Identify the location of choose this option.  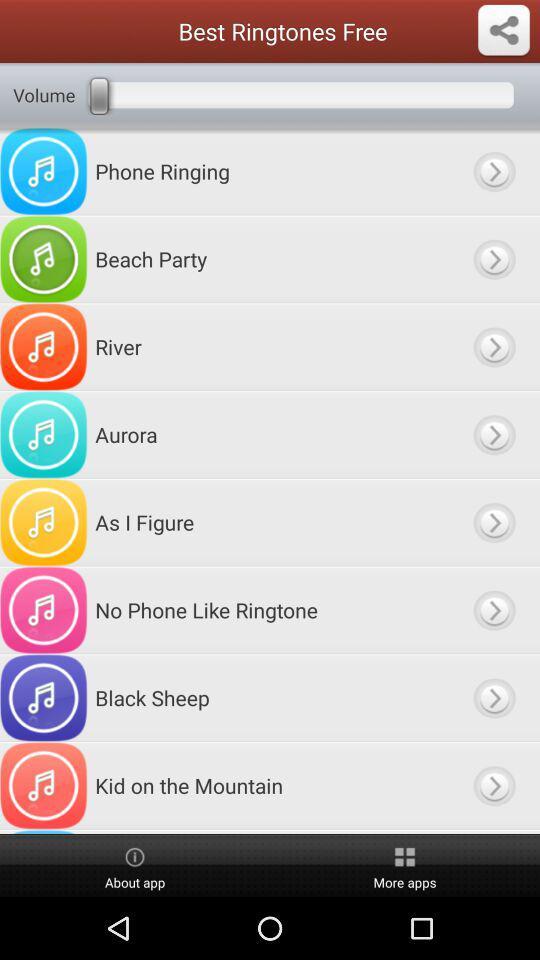
(493, 609).